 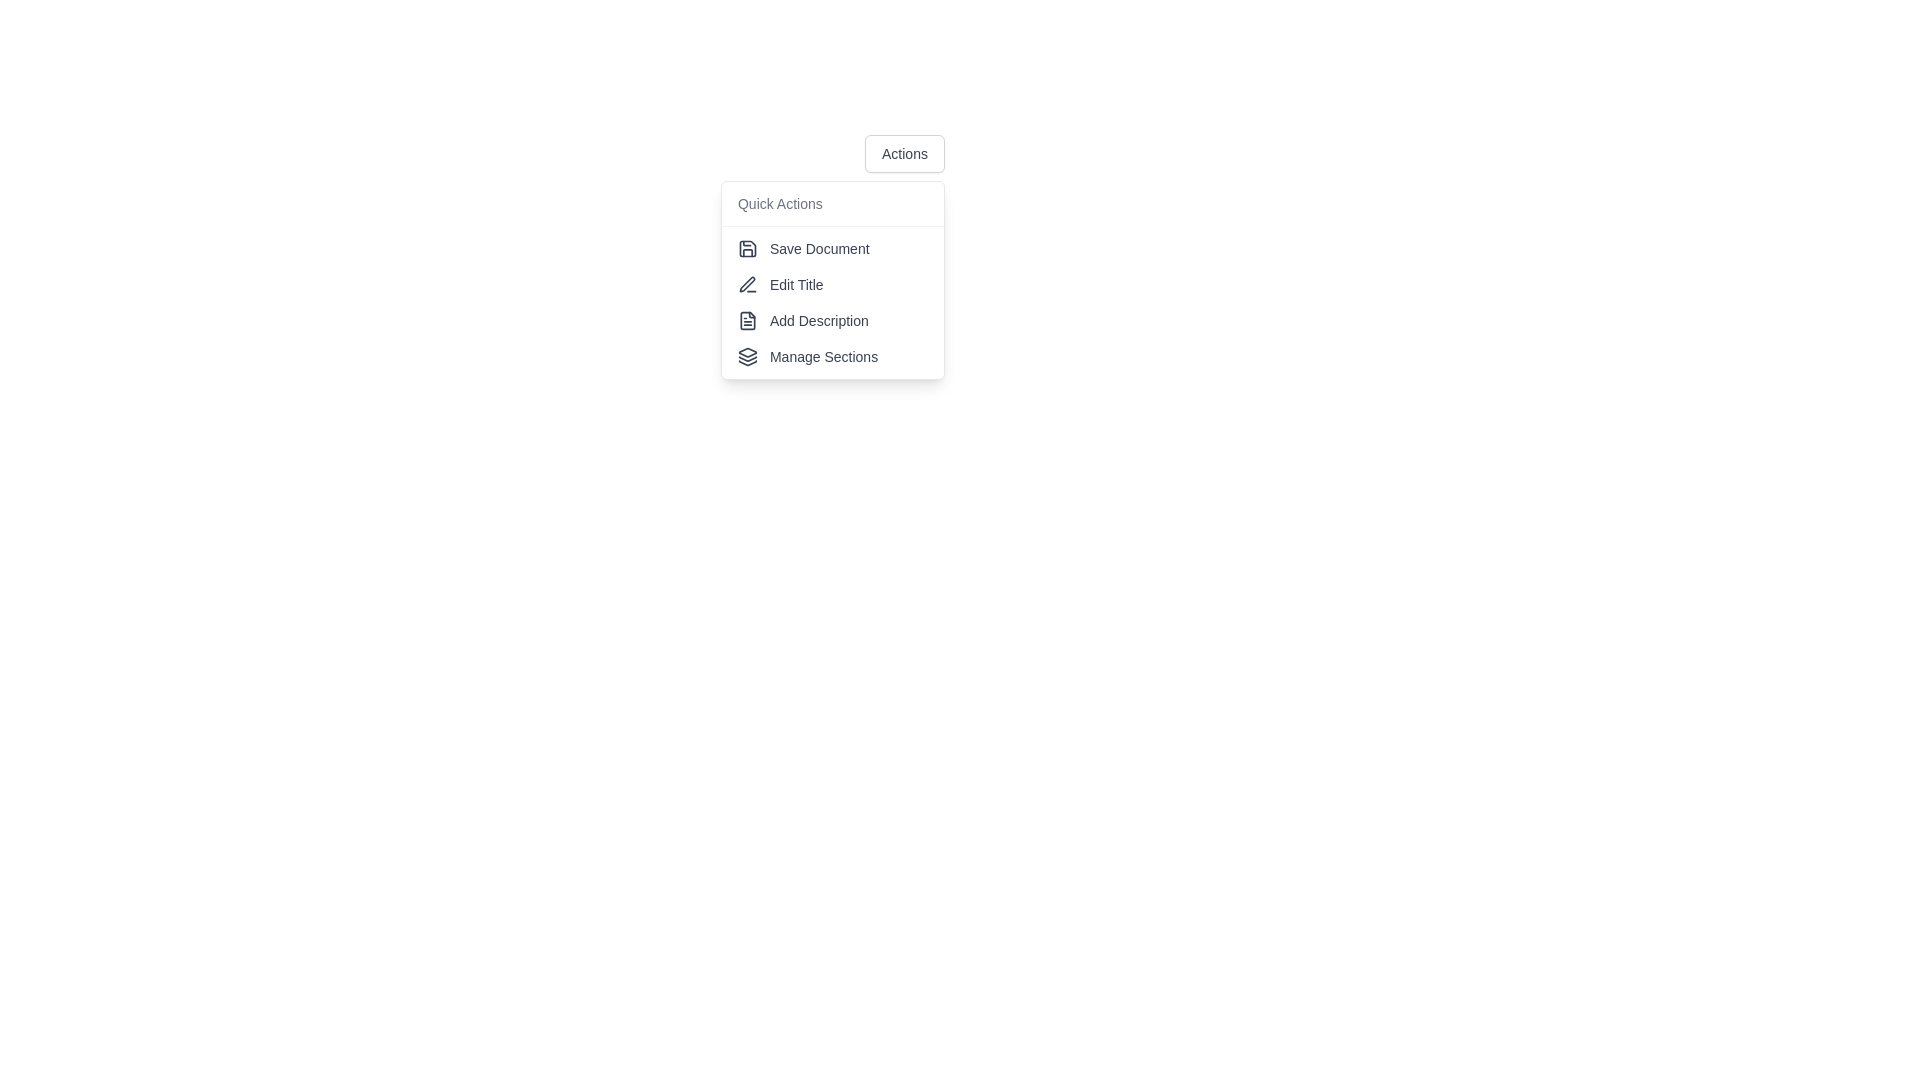 What do you see at coordinates (832, 248) in the screenshot?
I see `the 'Save' button located at the top of the dropdown menu` at bounding box center [832, 248].